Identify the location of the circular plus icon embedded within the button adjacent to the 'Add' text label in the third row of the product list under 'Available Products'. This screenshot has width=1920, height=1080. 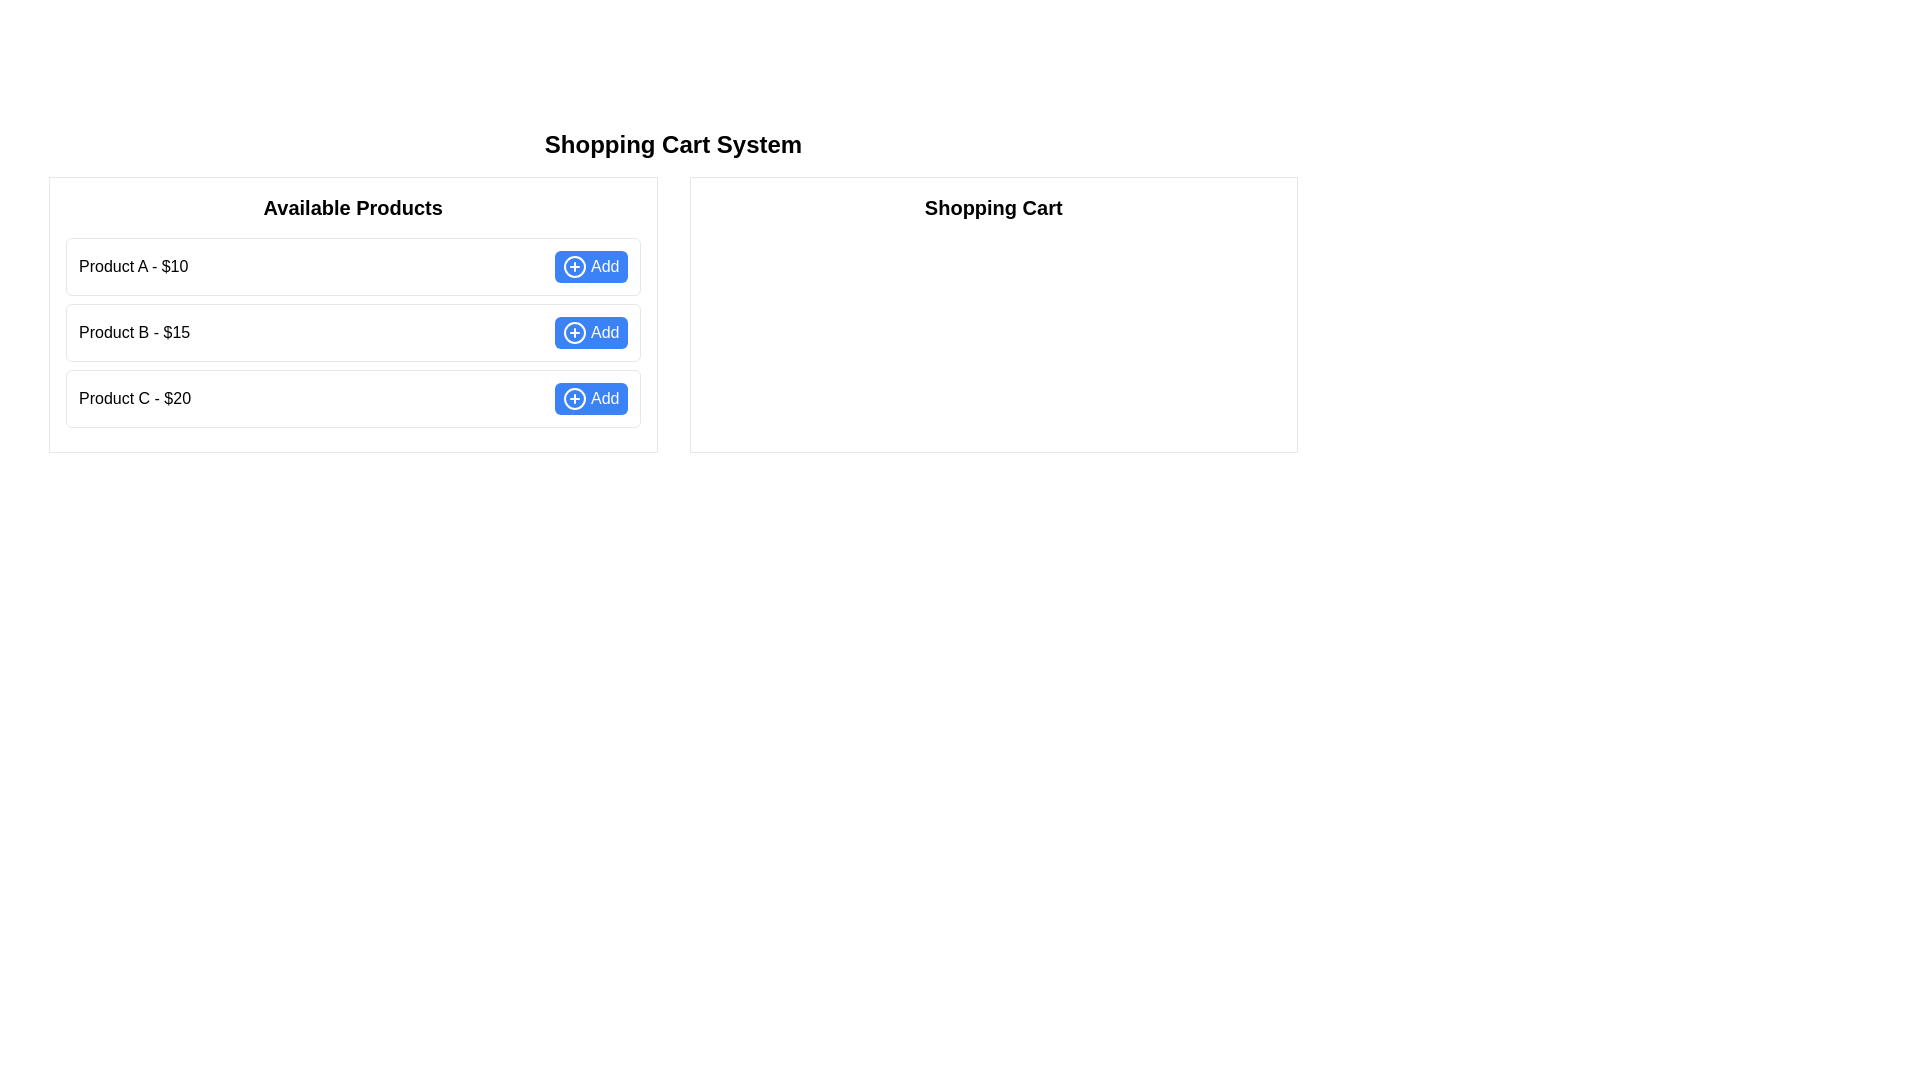
(574, 398).